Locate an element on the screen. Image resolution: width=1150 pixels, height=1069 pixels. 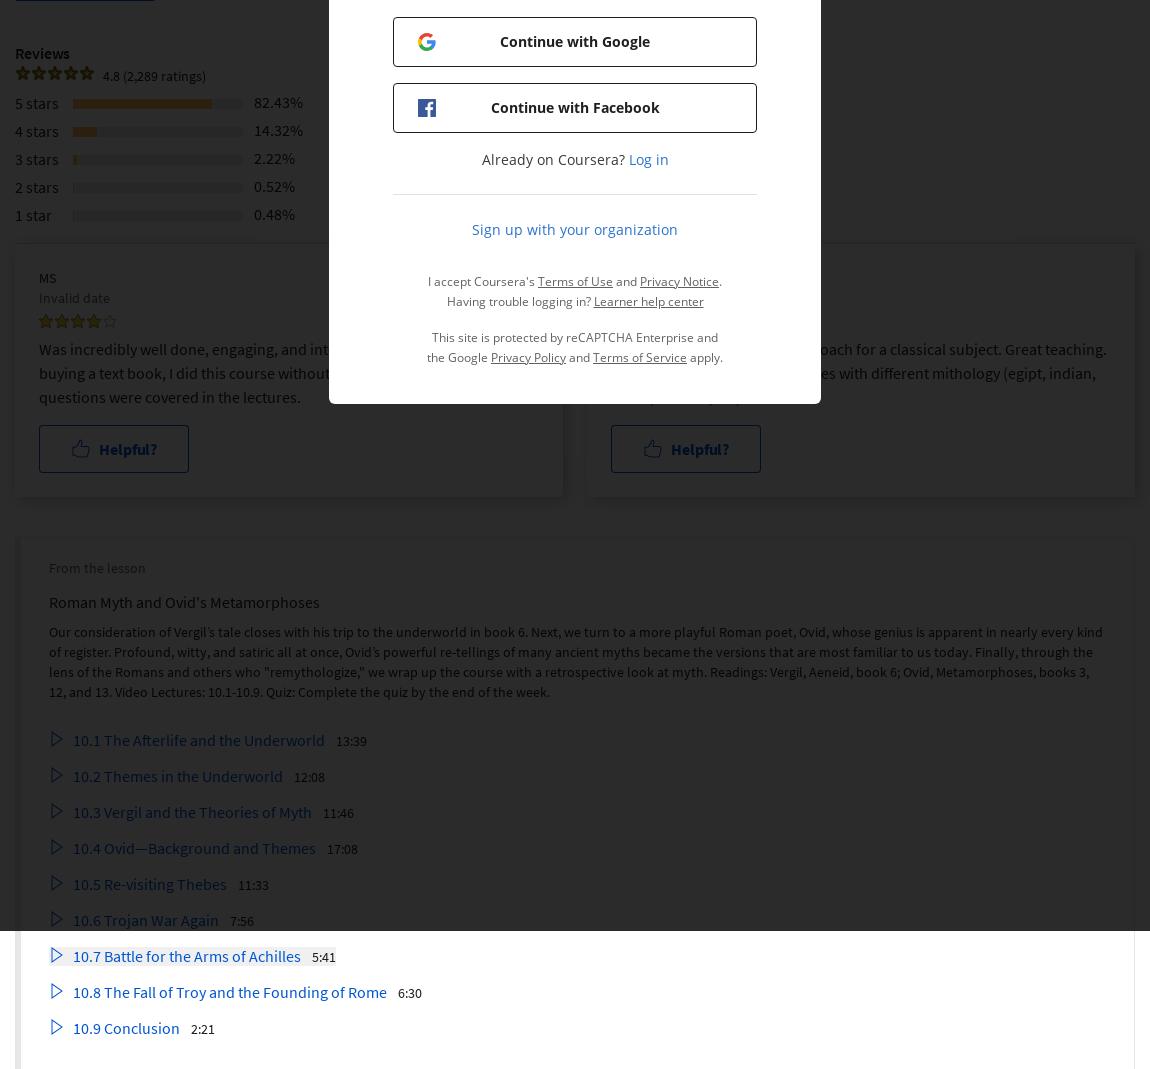
'10.6 Trojan War Again' is located at coordinates (146, 918).